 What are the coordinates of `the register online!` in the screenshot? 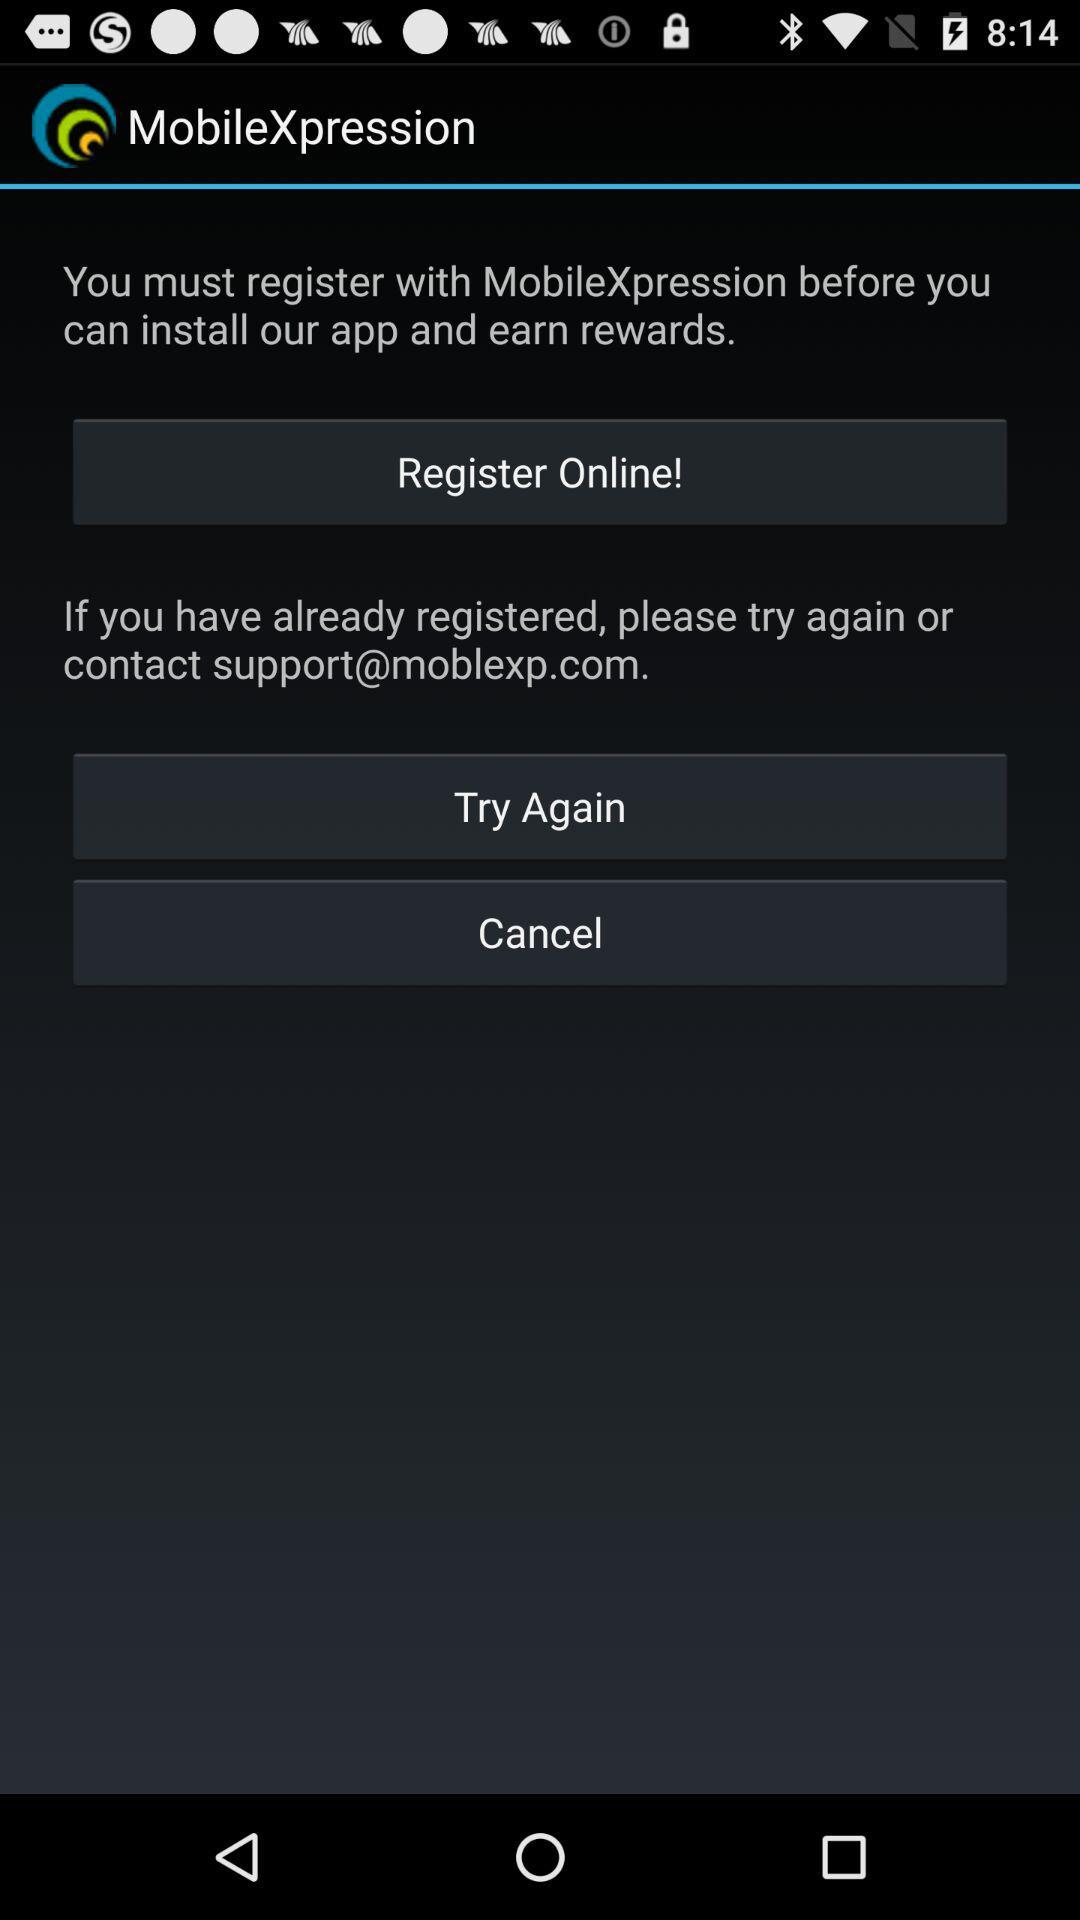 It's located at (540, 469).